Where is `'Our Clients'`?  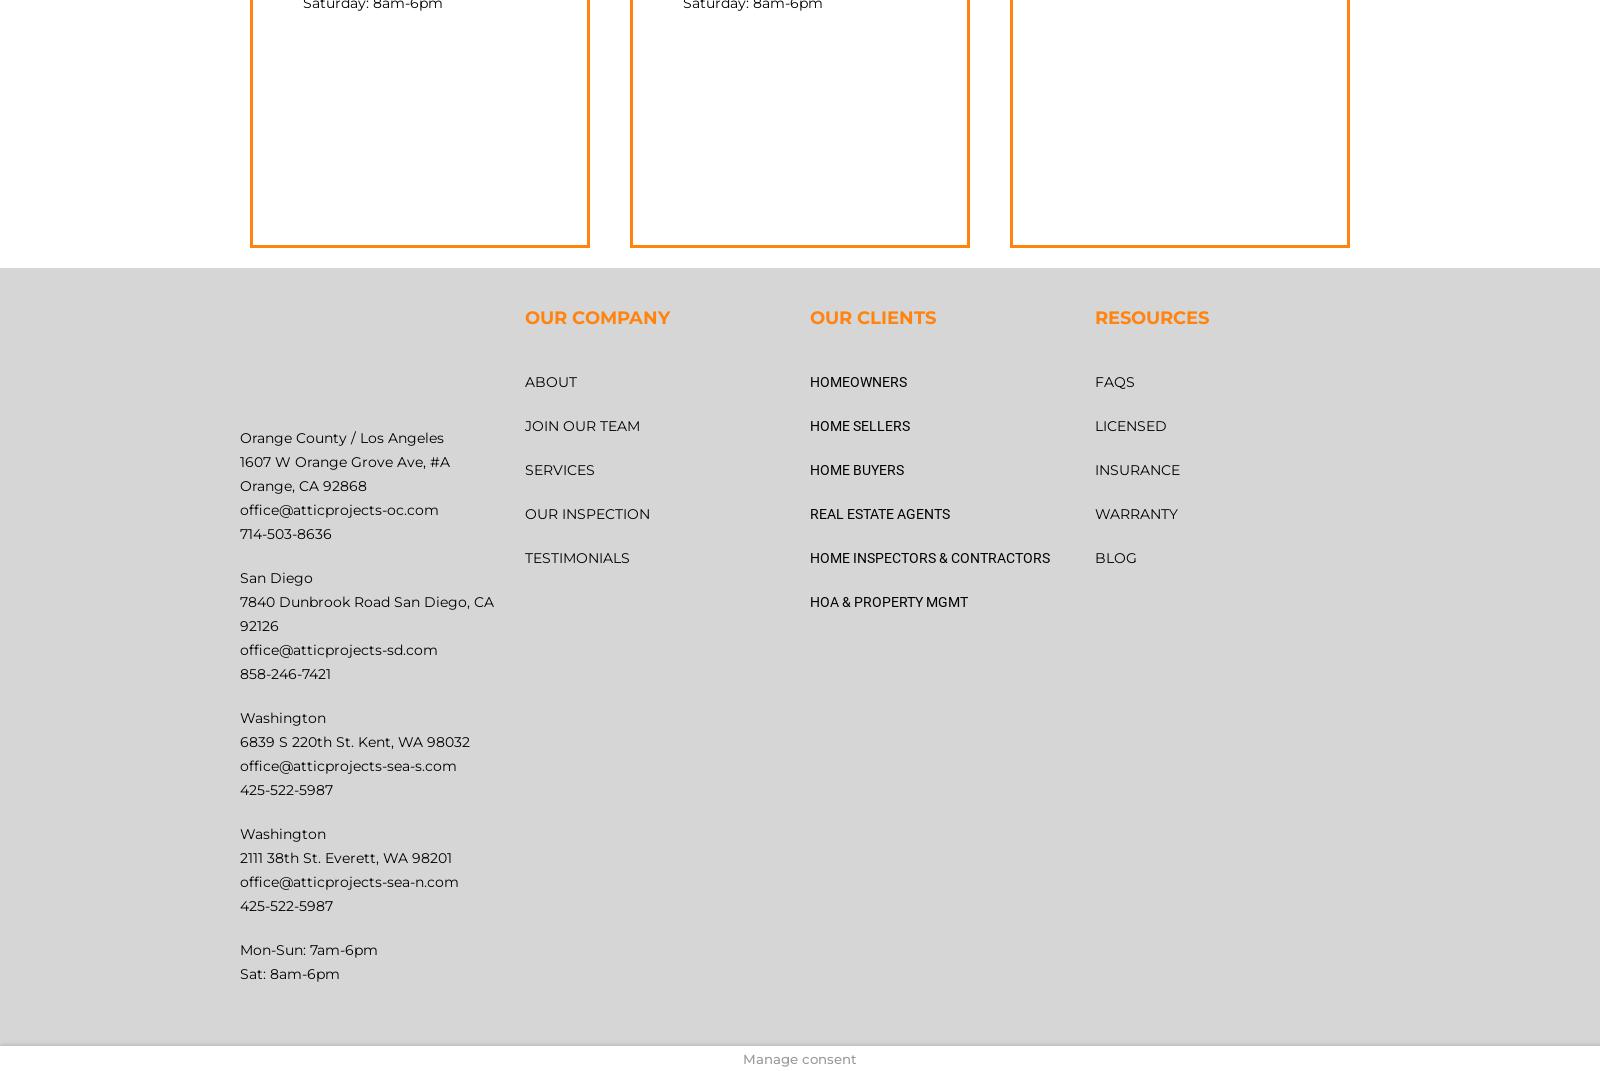 'Our Clients' is located at coordinates (871, 316).